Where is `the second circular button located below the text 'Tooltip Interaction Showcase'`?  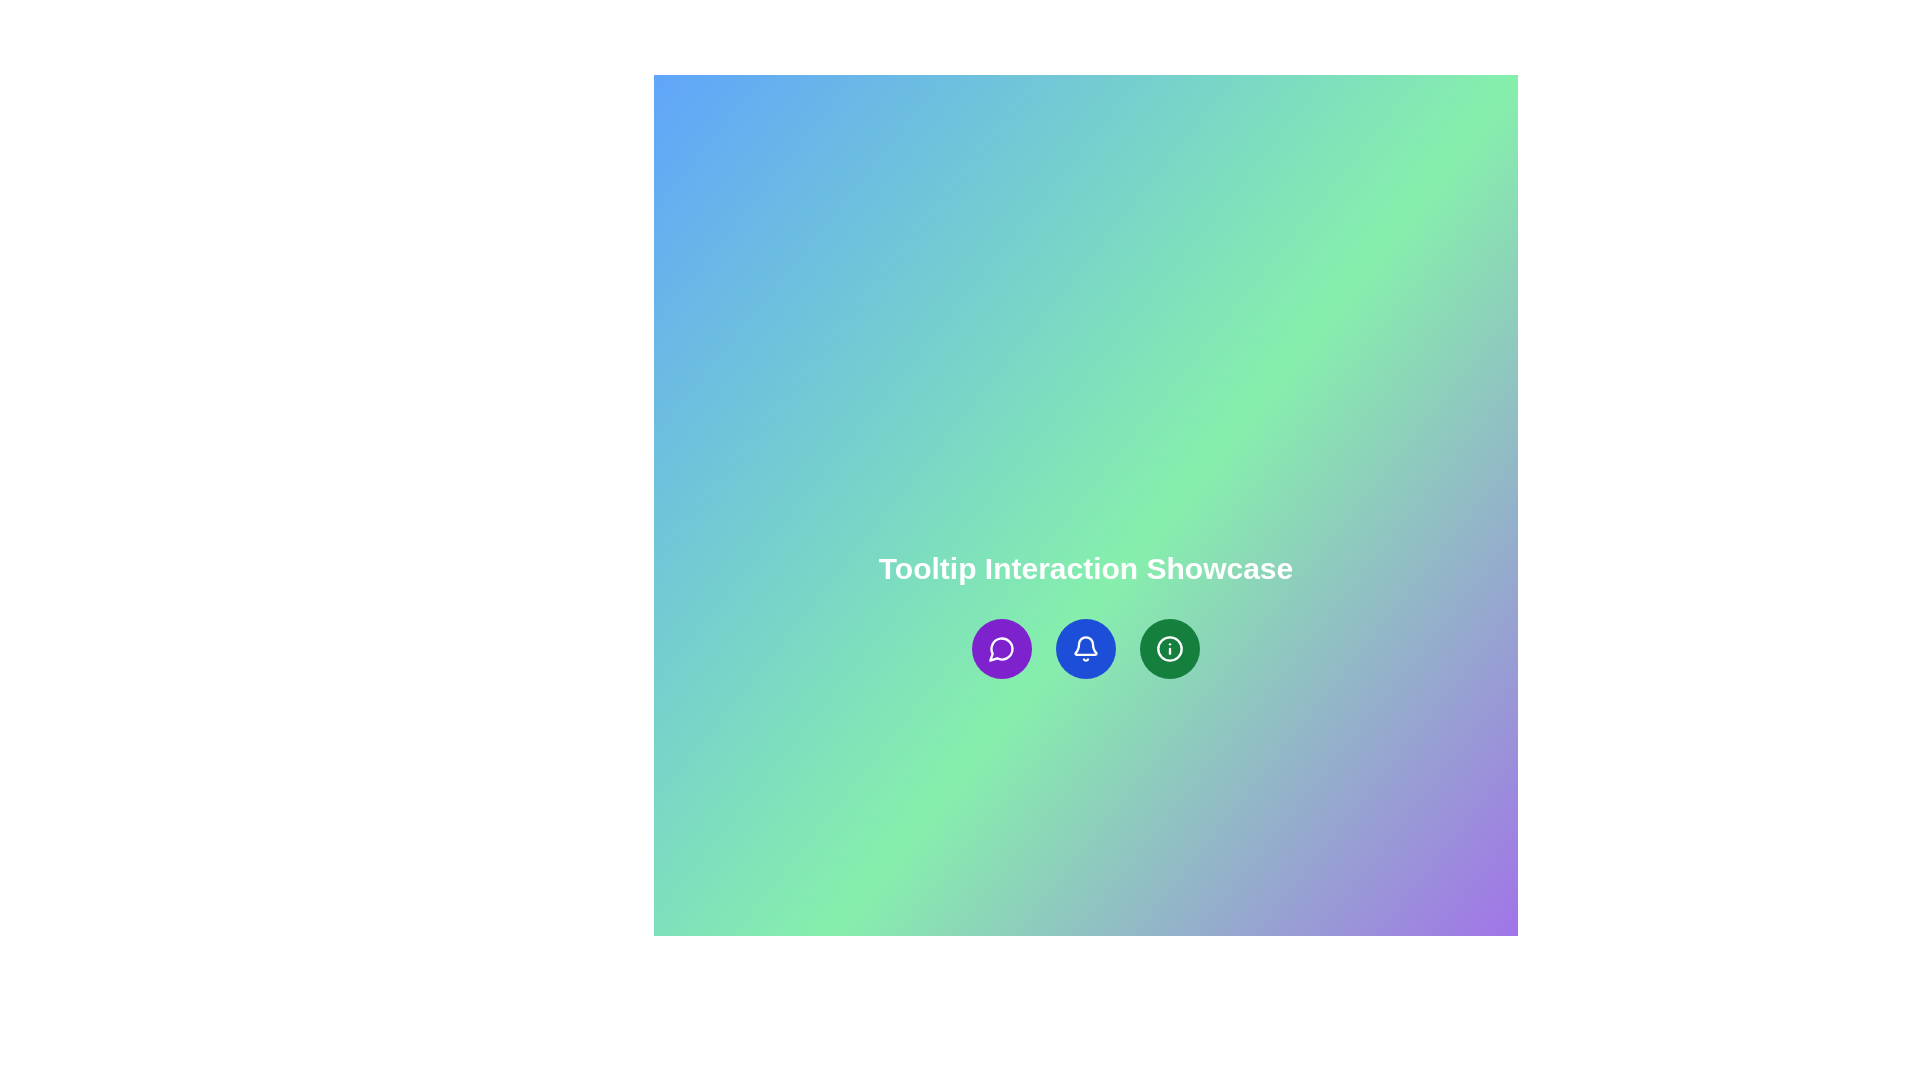 the second circular button located below the text 'Tooltip Interaction Showcase' is located at coordinates (1084, 648).